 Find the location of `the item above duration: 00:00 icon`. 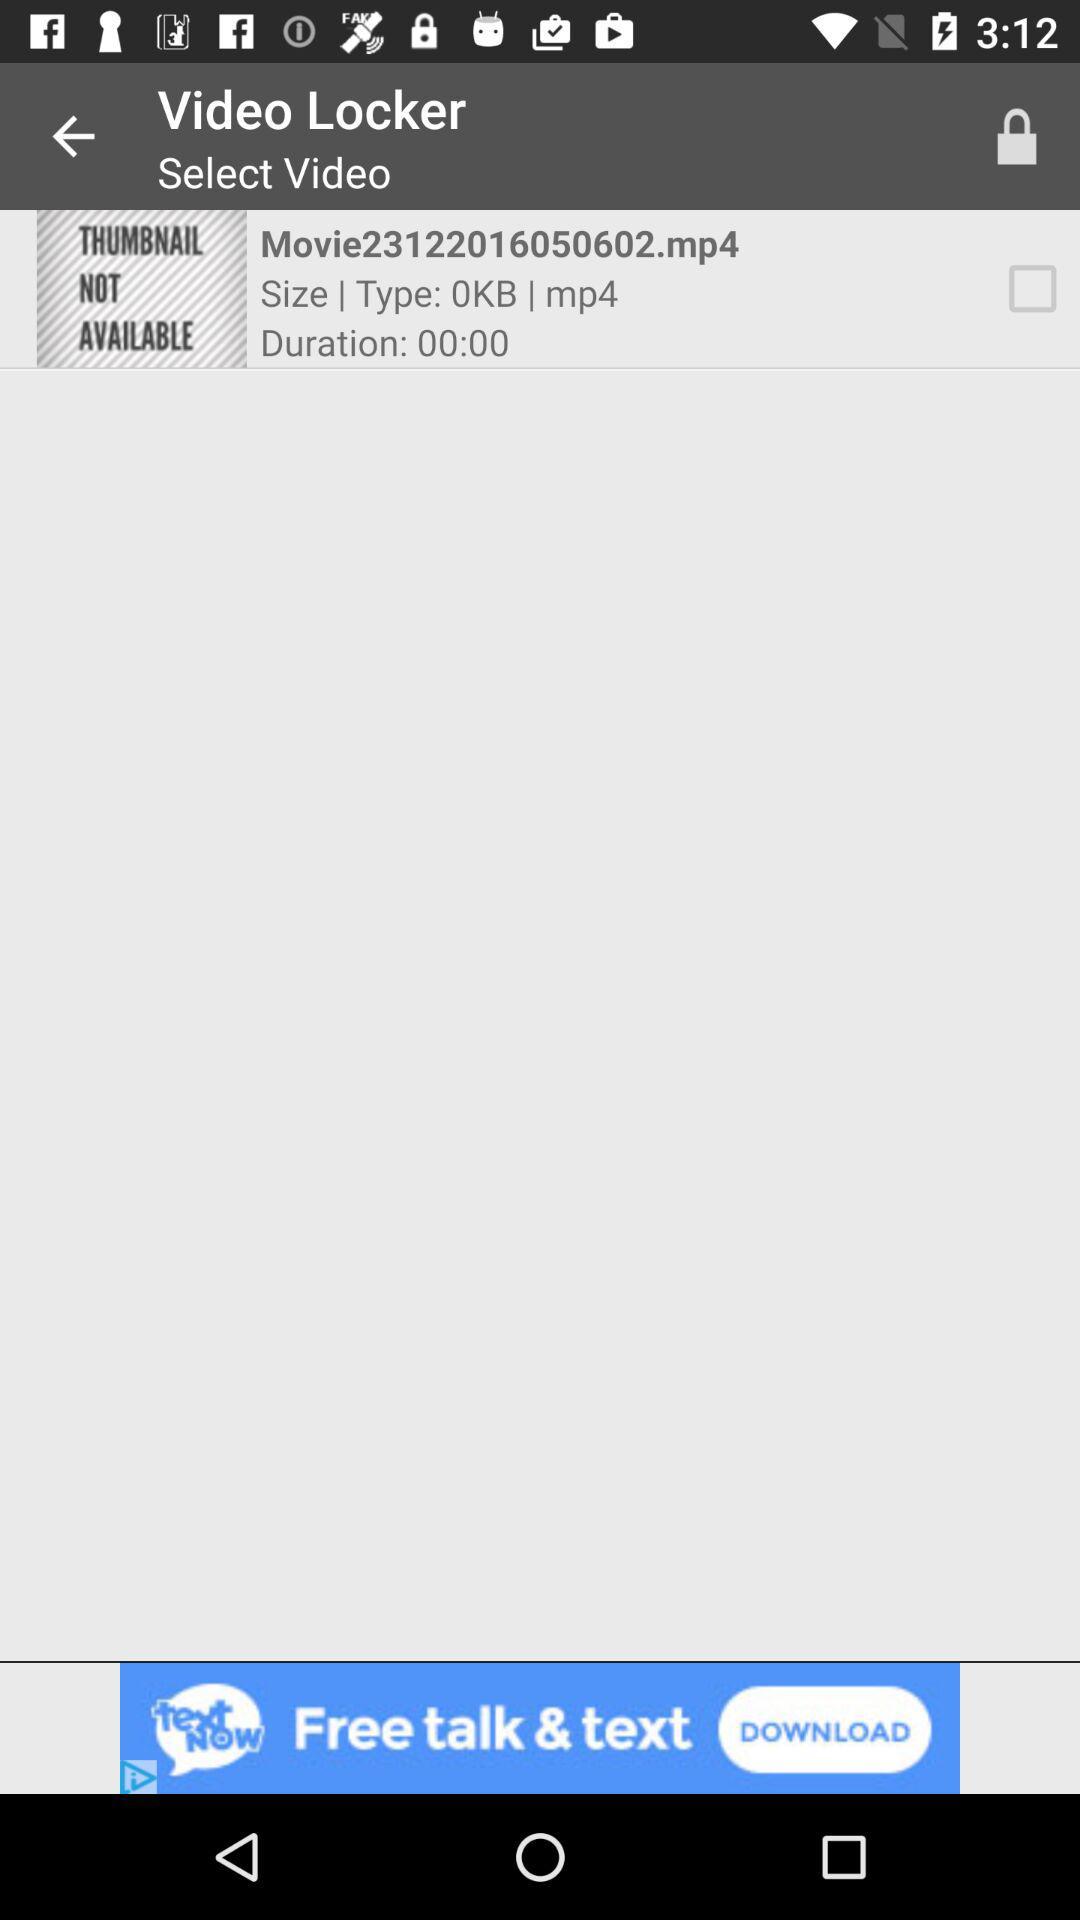

the item above duration: 00:00 icon is located at coordinates (438, 291).